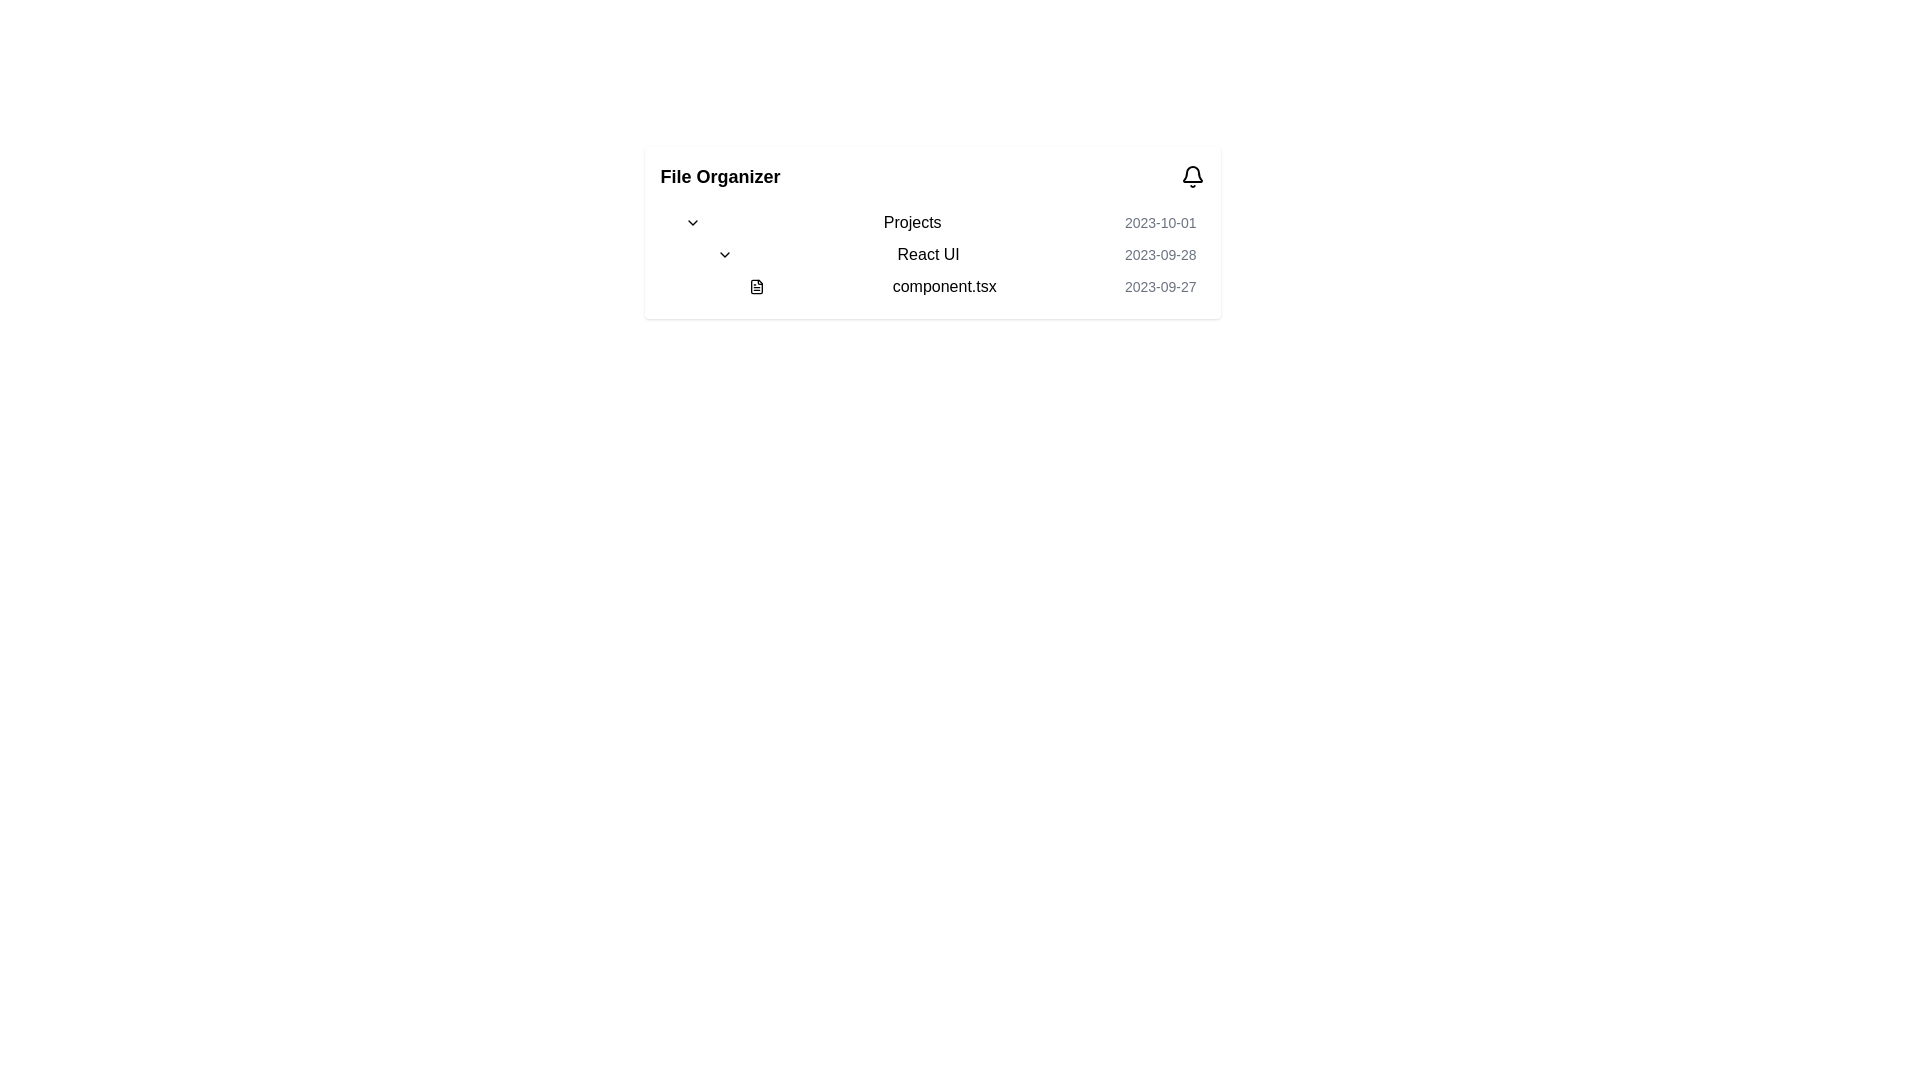  What do you see at coordinates (911, 223) in the screenshot?
I see `the 'Projects' label, which is a horizontally aligned text label styled in black within a list item component` at bounding box center [911, 223].